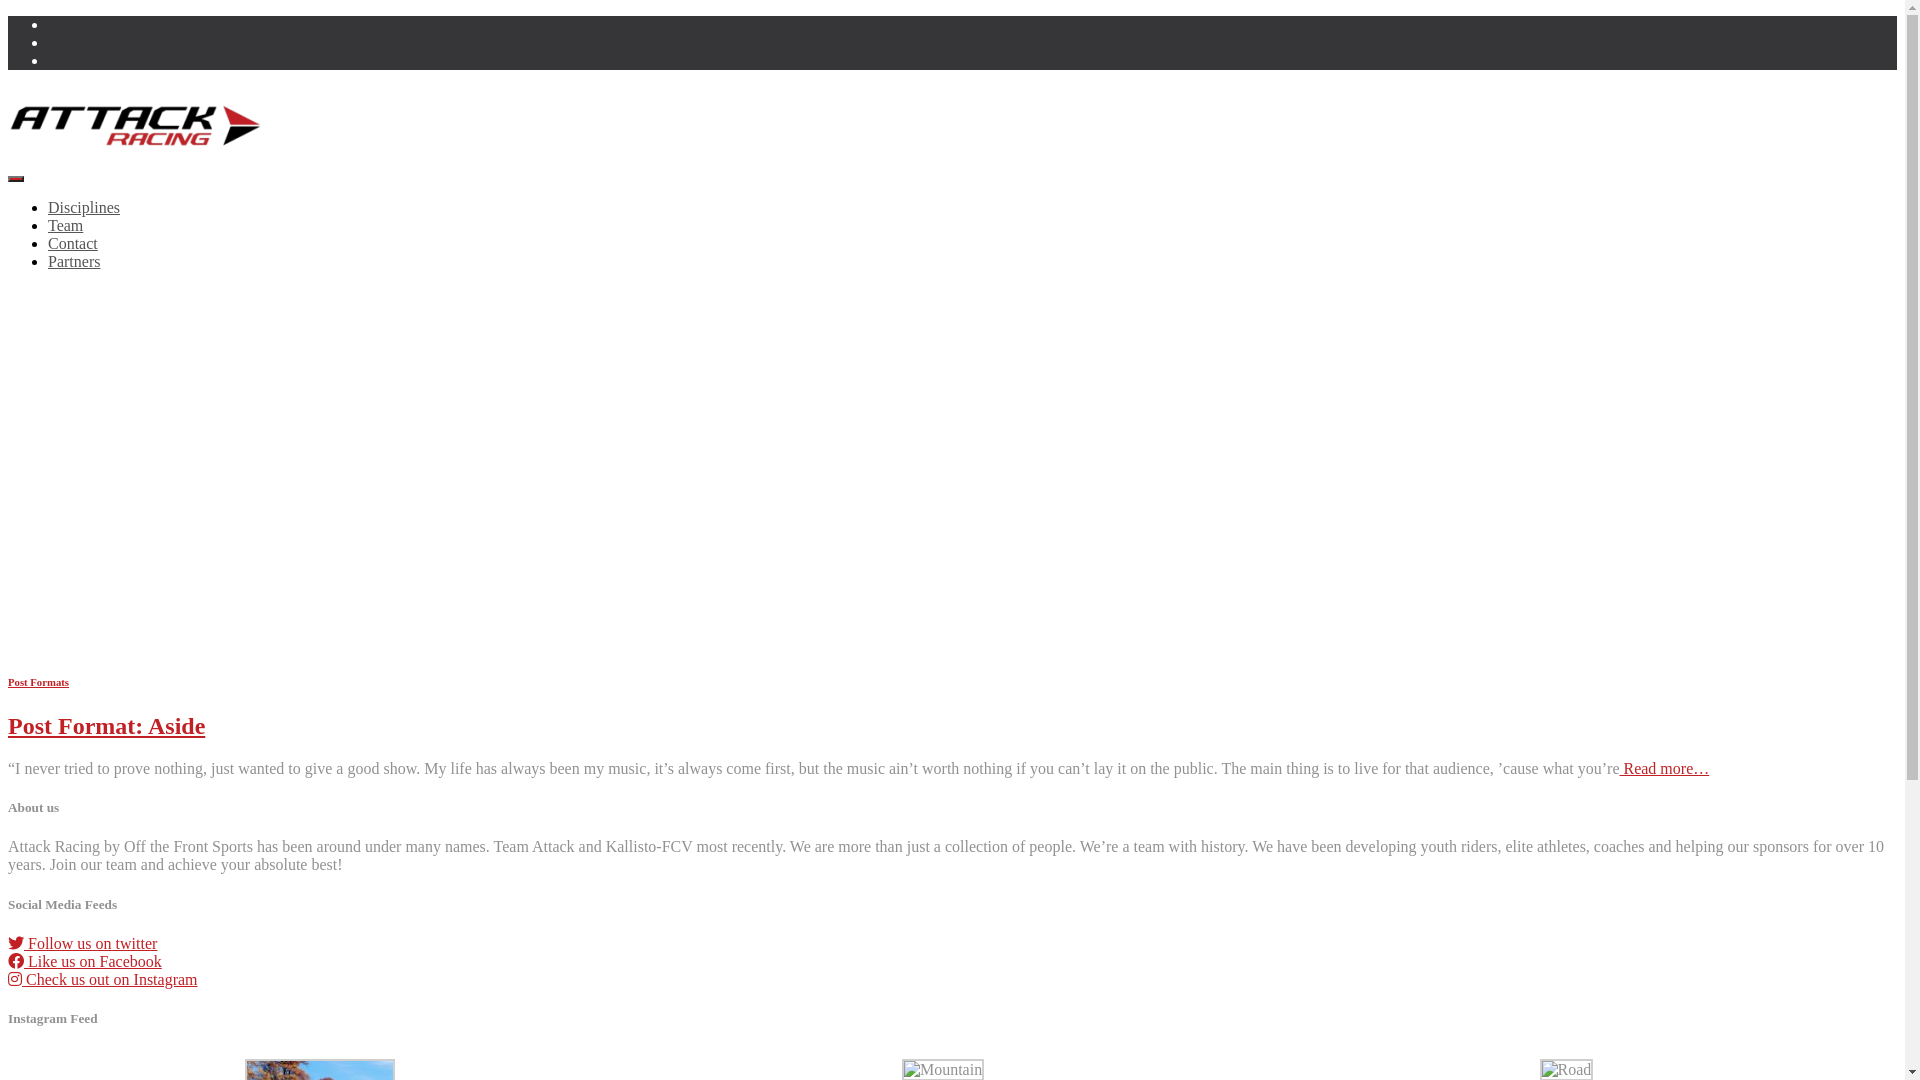 This screenshot has width=1920, height=1080. What do you see at coordinates (8, 154) in the screenshot?
I see `'Attack Racing'` at bounding box center [8, 154].